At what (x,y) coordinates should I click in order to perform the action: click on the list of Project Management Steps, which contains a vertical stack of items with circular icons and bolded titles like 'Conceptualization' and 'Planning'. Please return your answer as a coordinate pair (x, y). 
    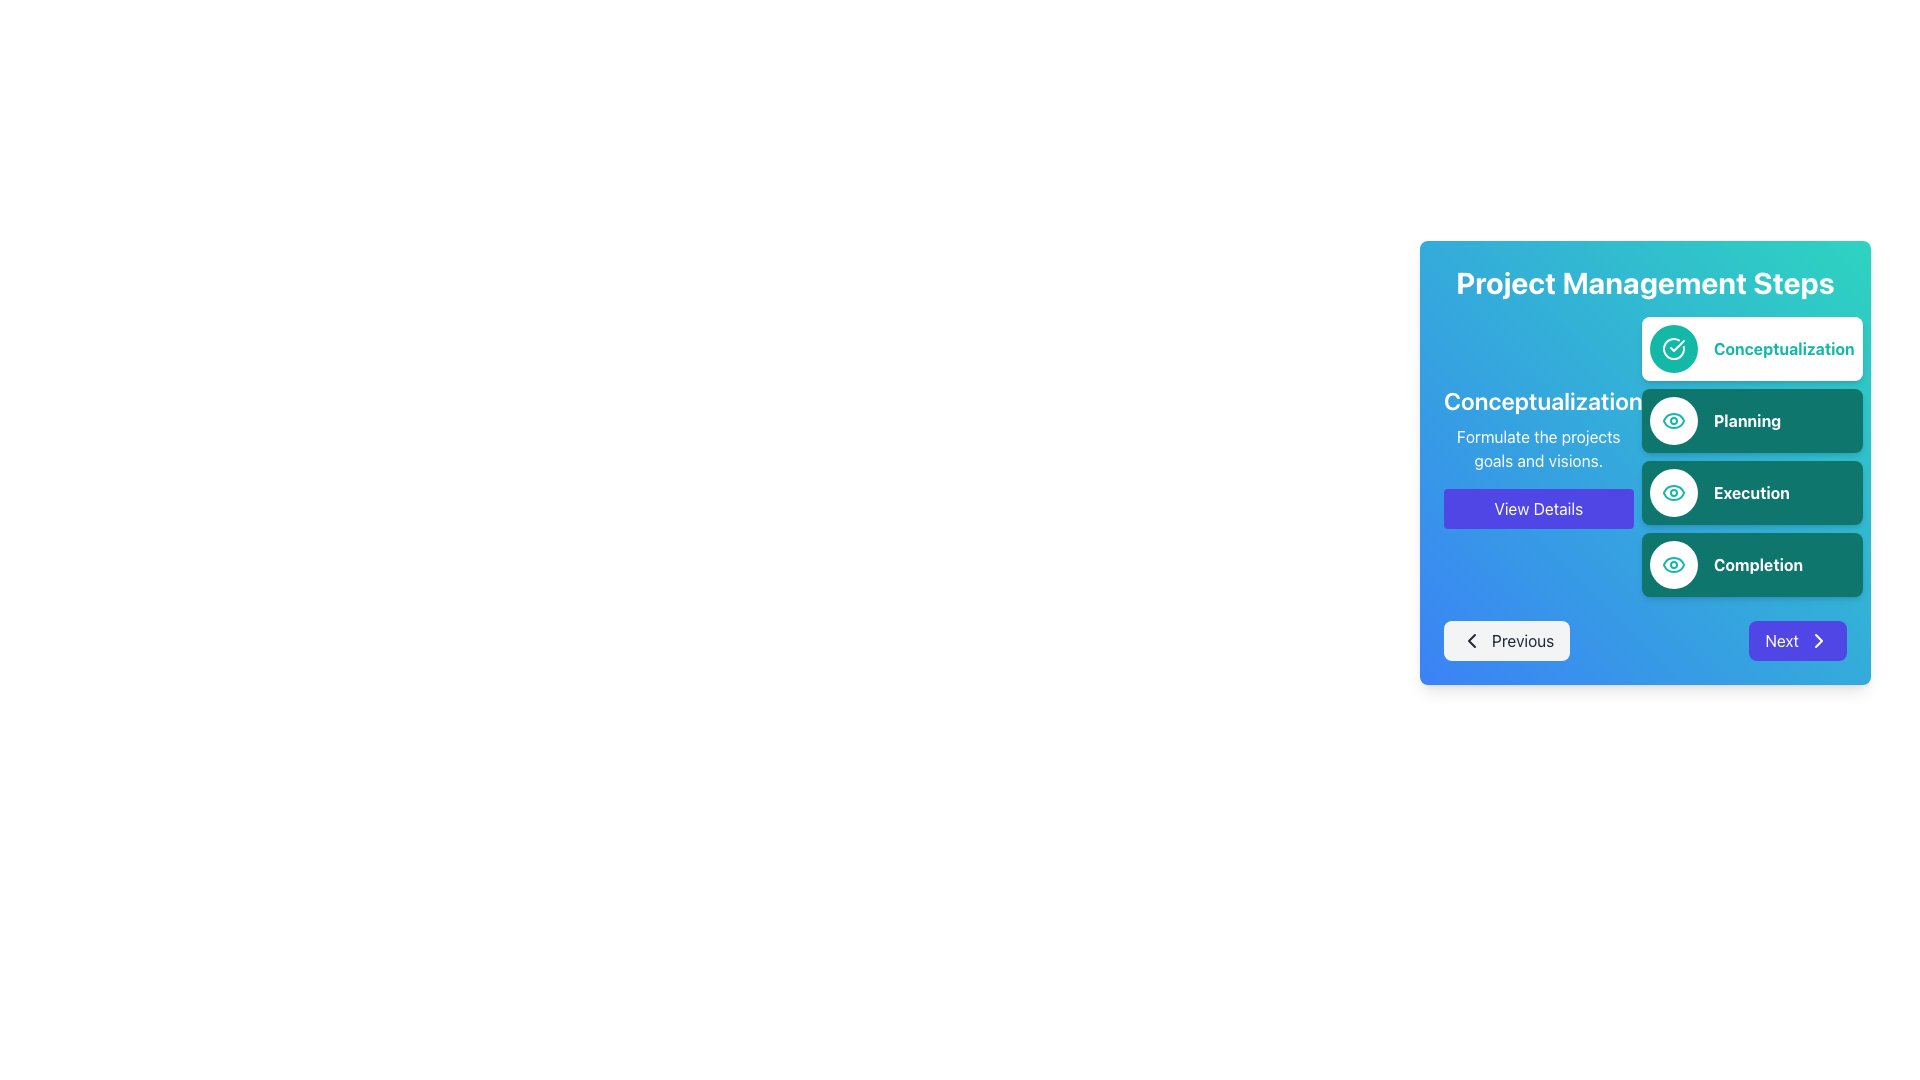
    Looking at the image, I should click on (1751, 456).